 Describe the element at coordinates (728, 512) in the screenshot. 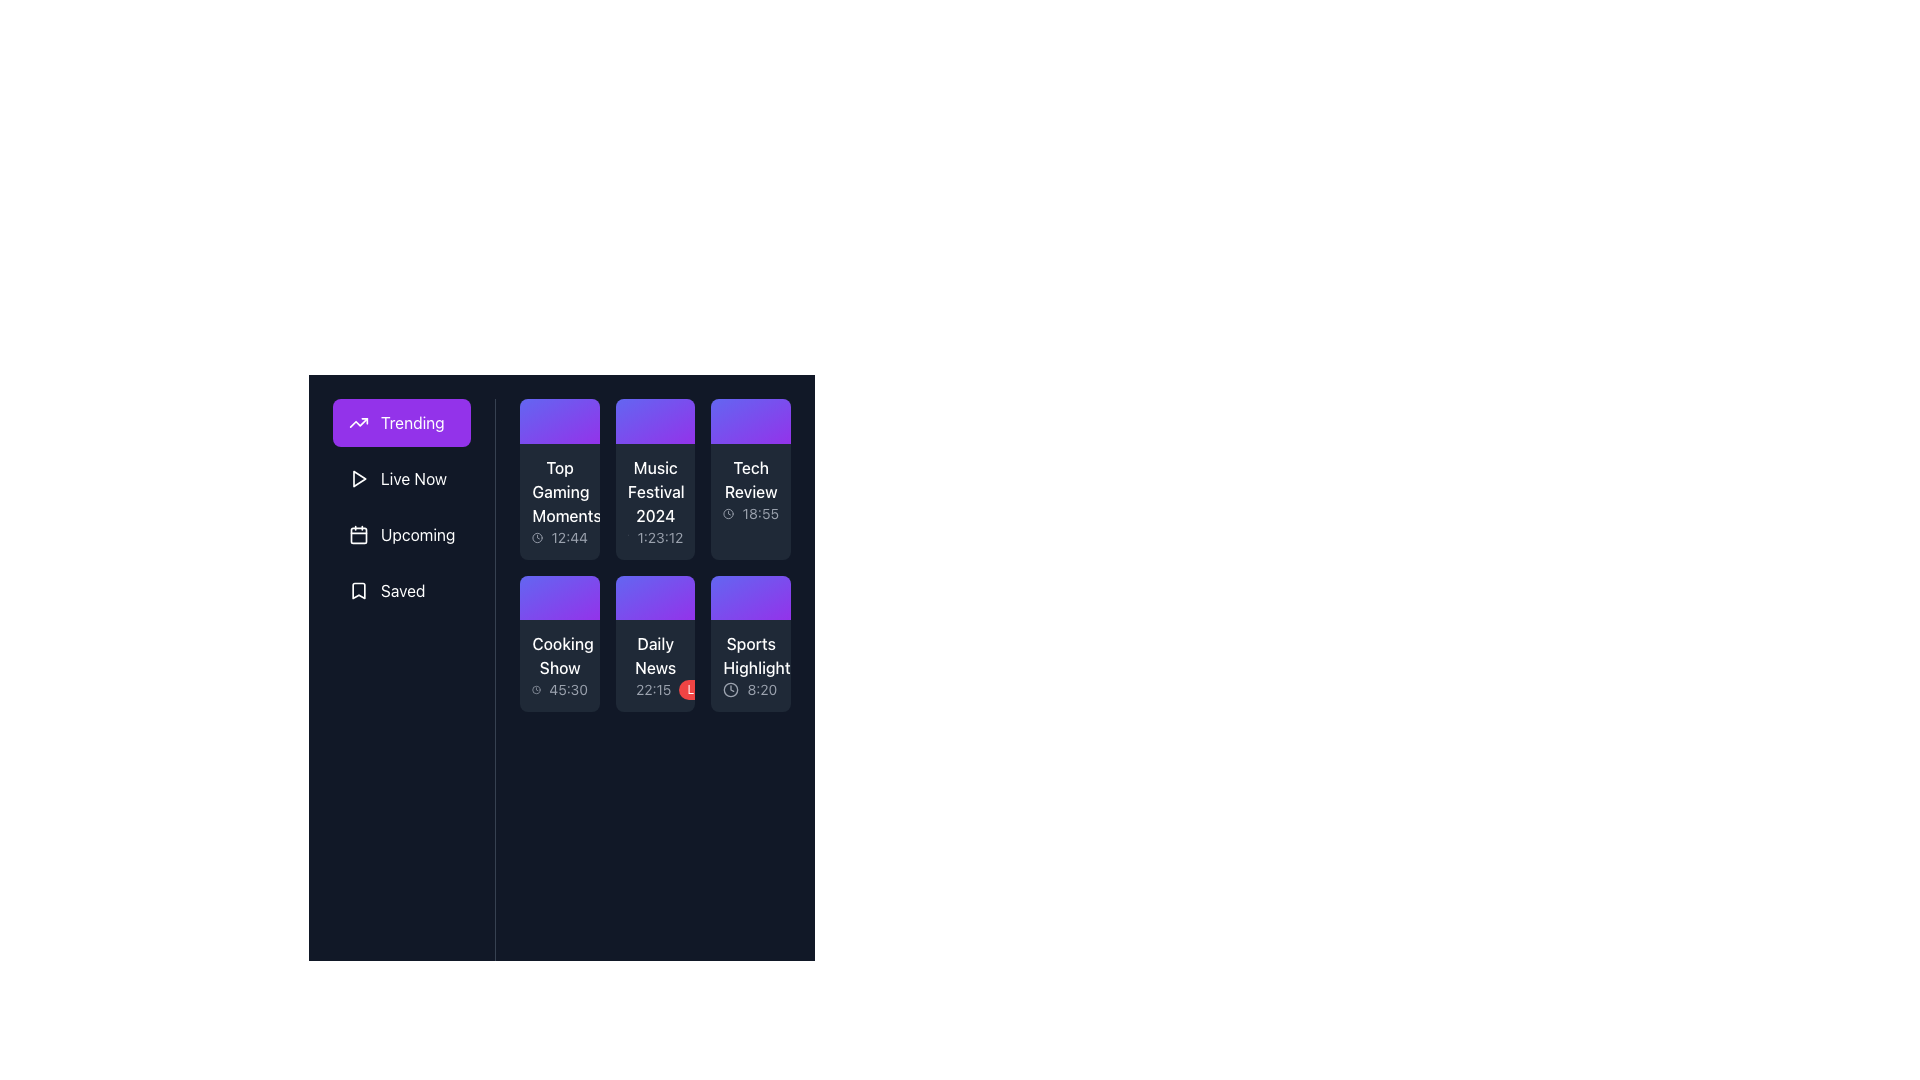

I see `the clock icon indicating the time '18:55' located in the top-right section of the 'Tech Review' tile` at that location.